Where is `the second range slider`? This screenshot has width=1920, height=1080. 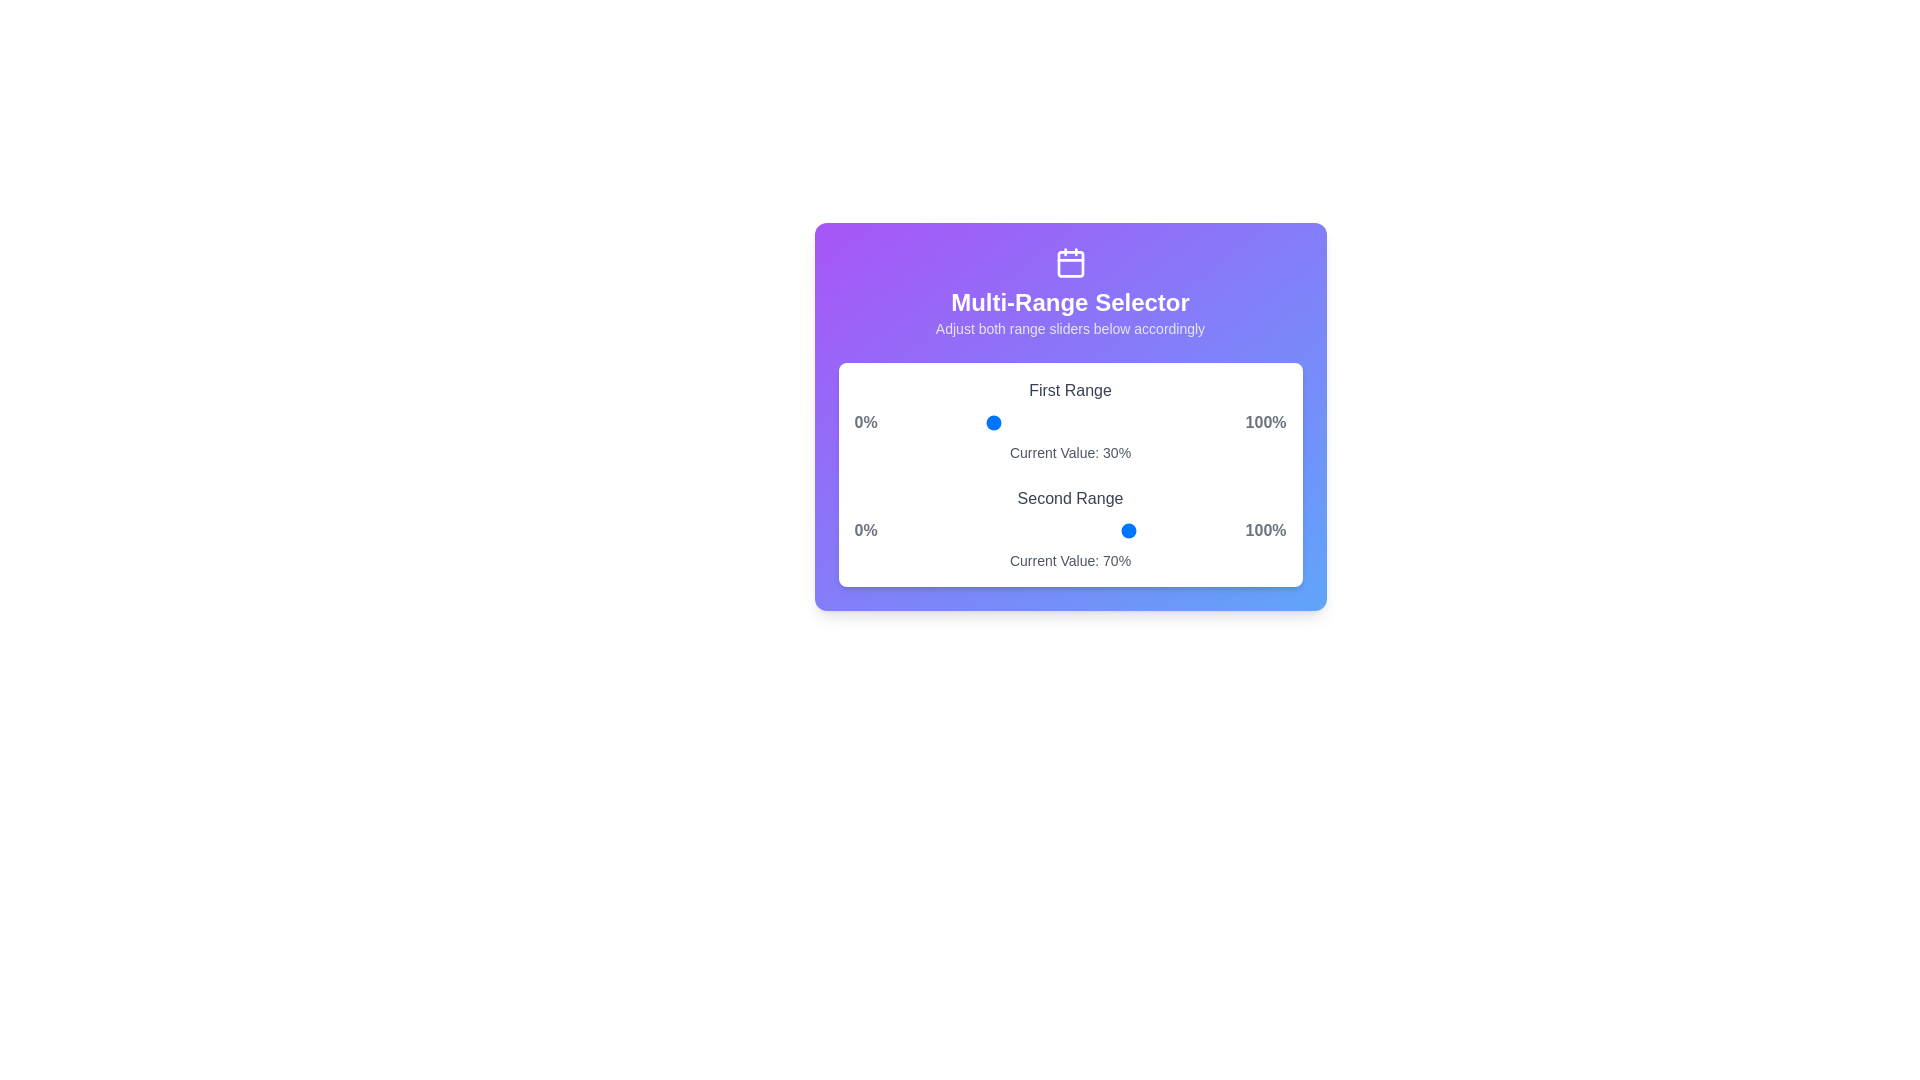
the second range slider is located at coordinates (912, 530).